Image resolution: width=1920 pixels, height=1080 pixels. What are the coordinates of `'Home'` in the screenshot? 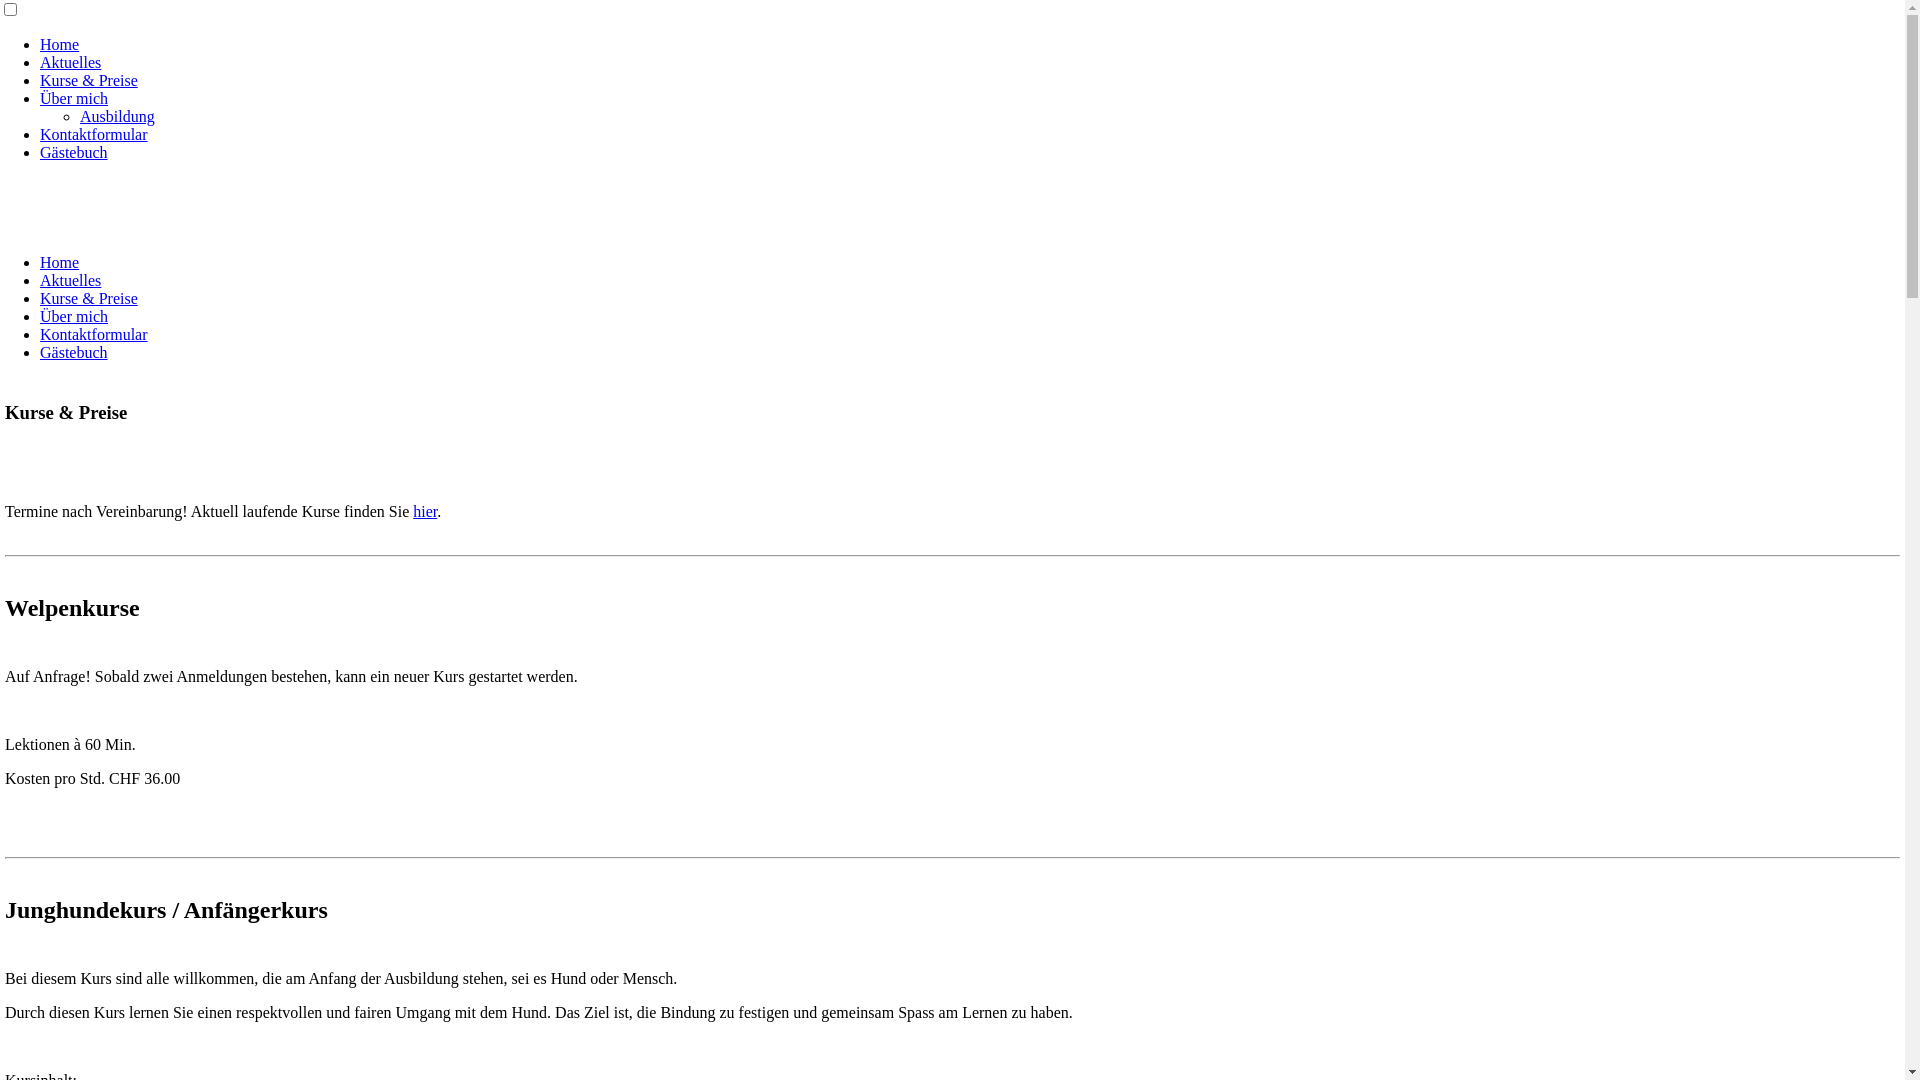 It's located at (59, 44).